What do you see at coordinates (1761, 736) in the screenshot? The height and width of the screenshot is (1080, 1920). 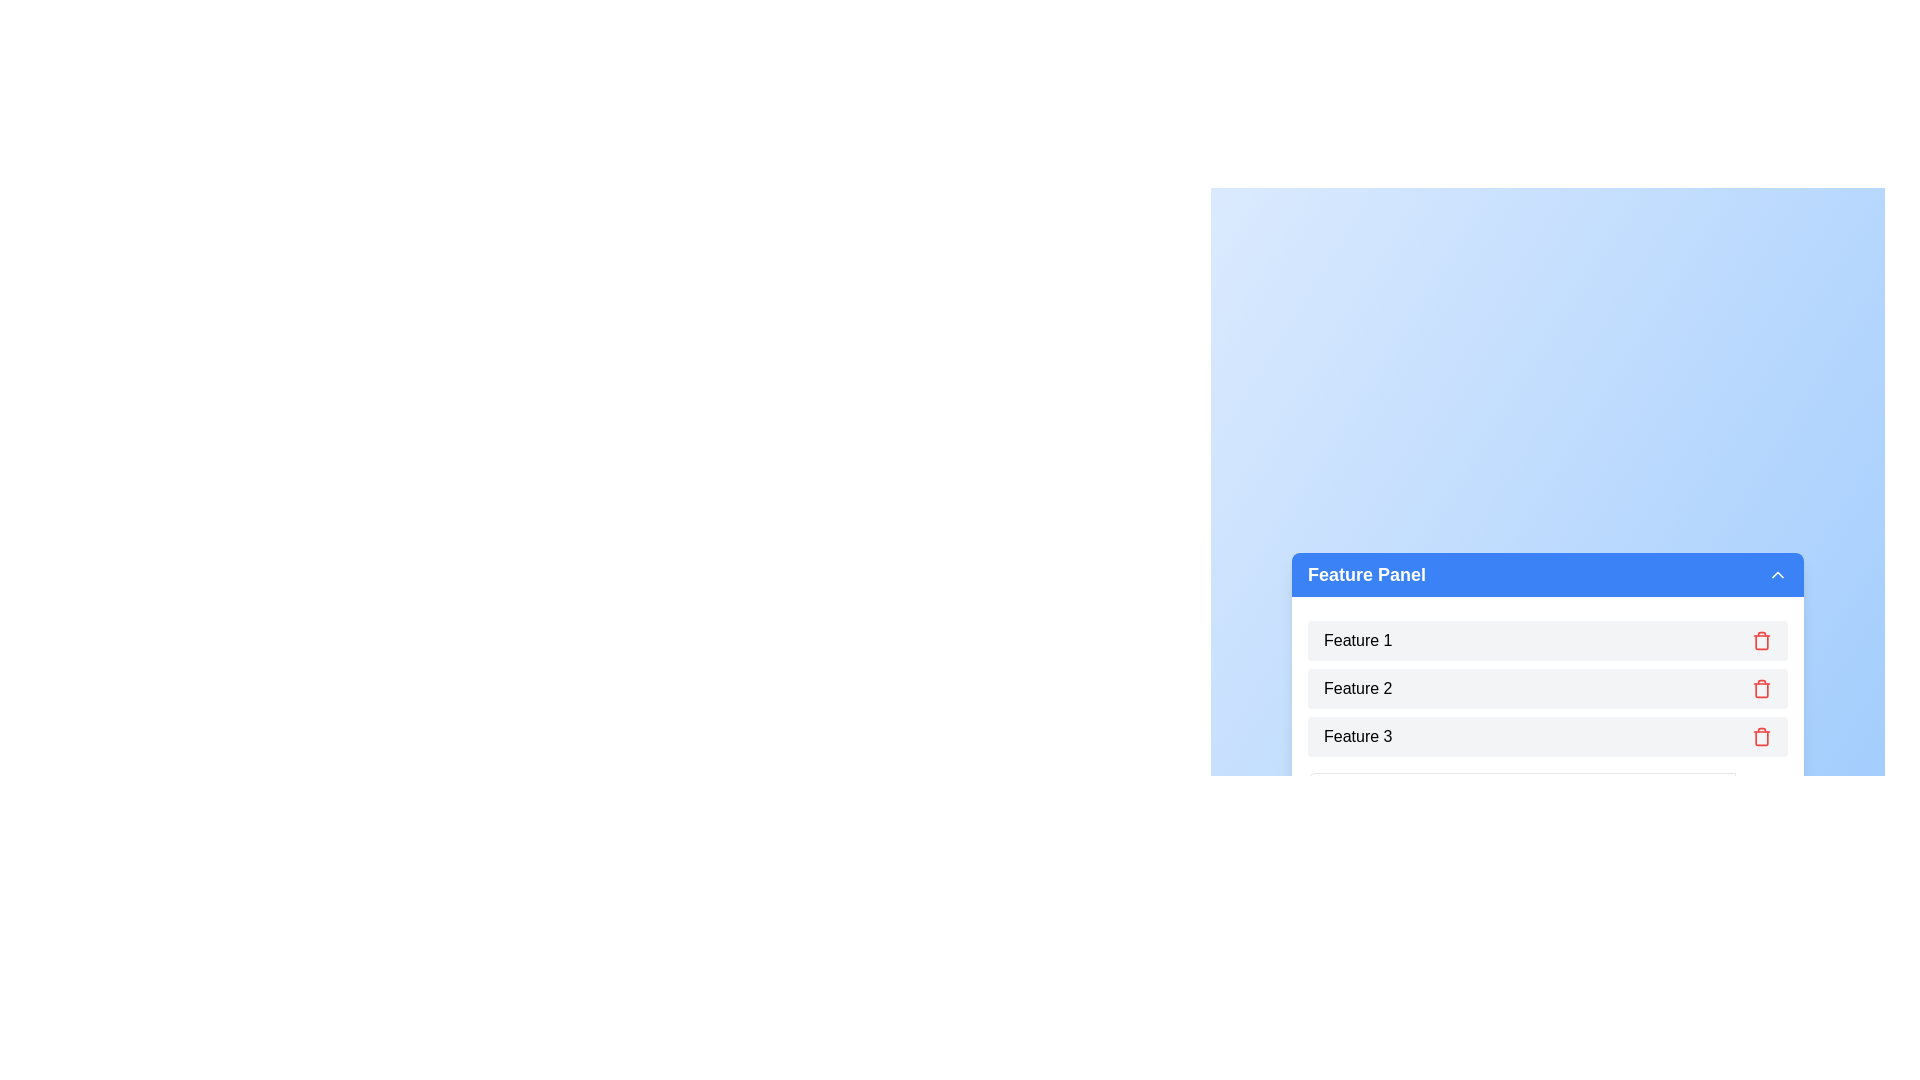 I see `the red trash can icon located to the right of 'Feature 3' in the feature panel to potentially display a tooltip` at bounding box center [1761, 736].